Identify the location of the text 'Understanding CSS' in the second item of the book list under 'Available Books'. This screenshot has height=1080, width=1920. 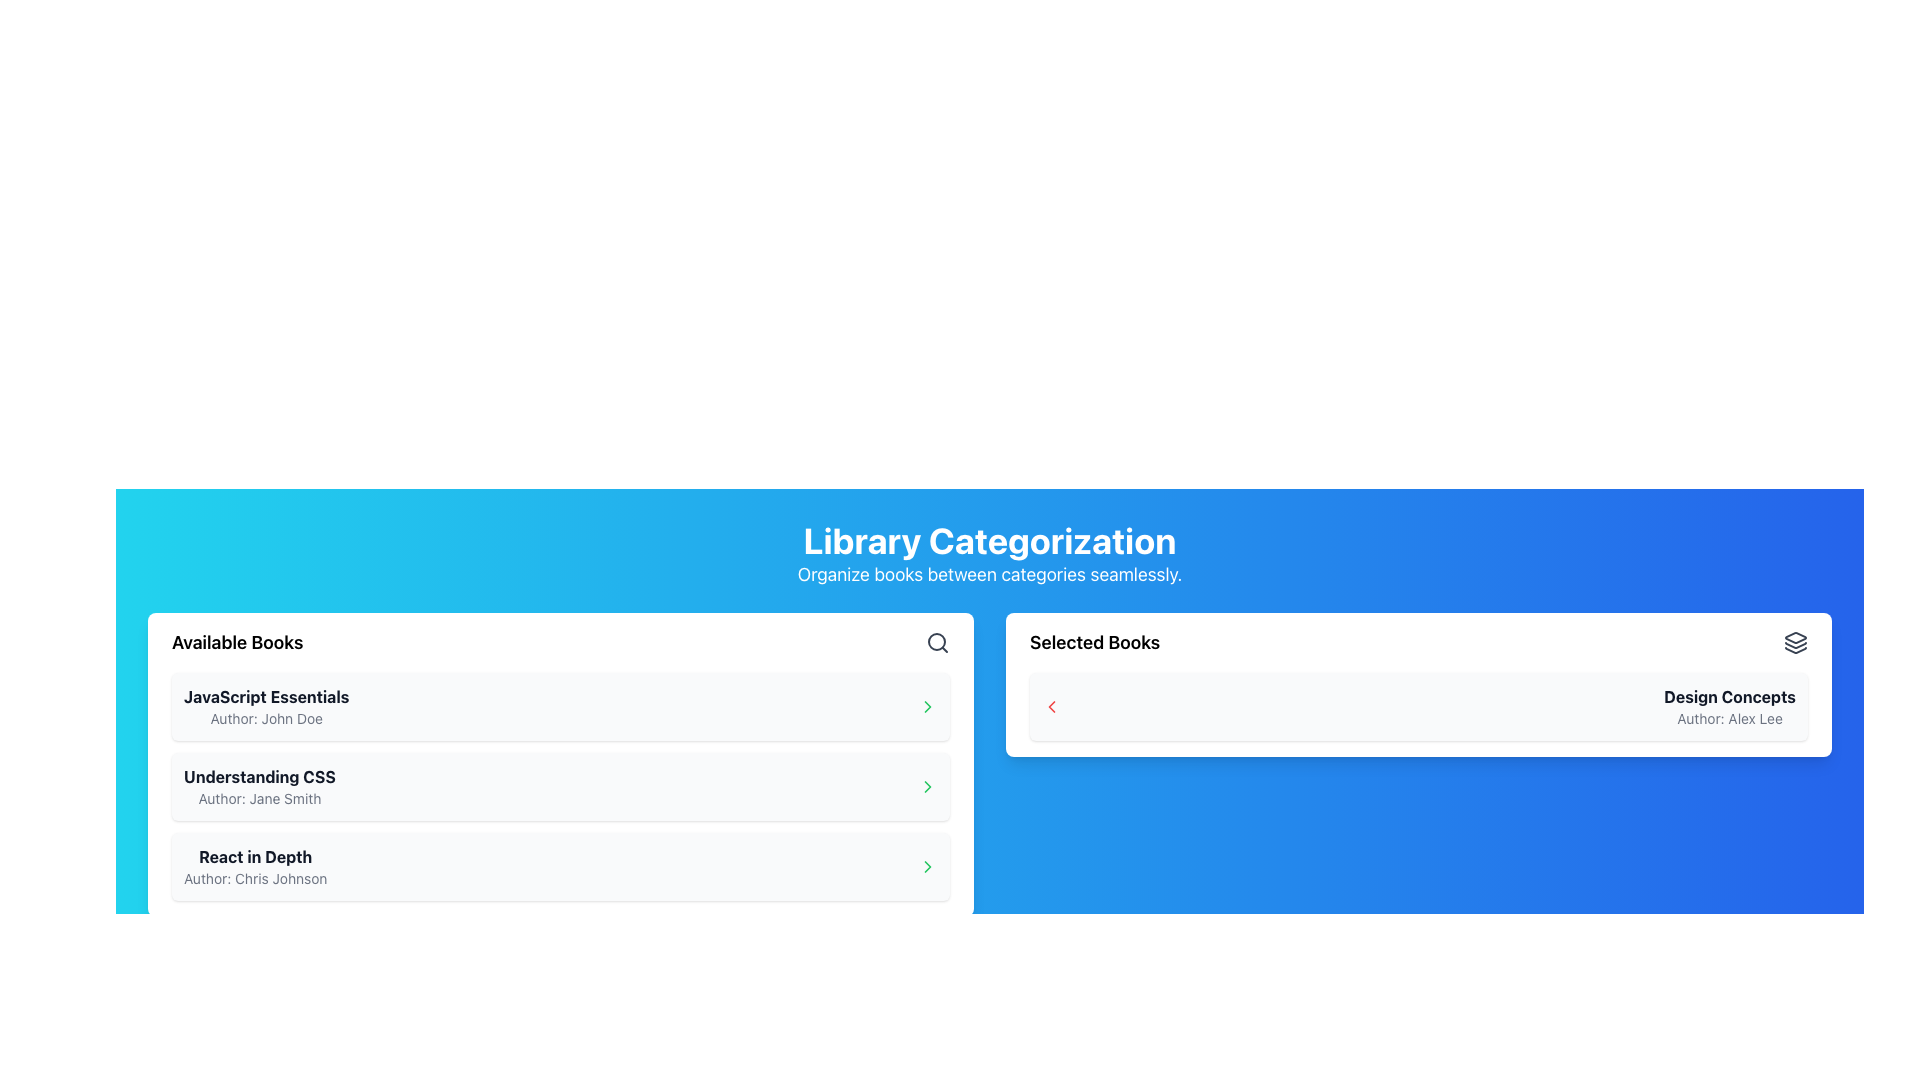
(258, 775).